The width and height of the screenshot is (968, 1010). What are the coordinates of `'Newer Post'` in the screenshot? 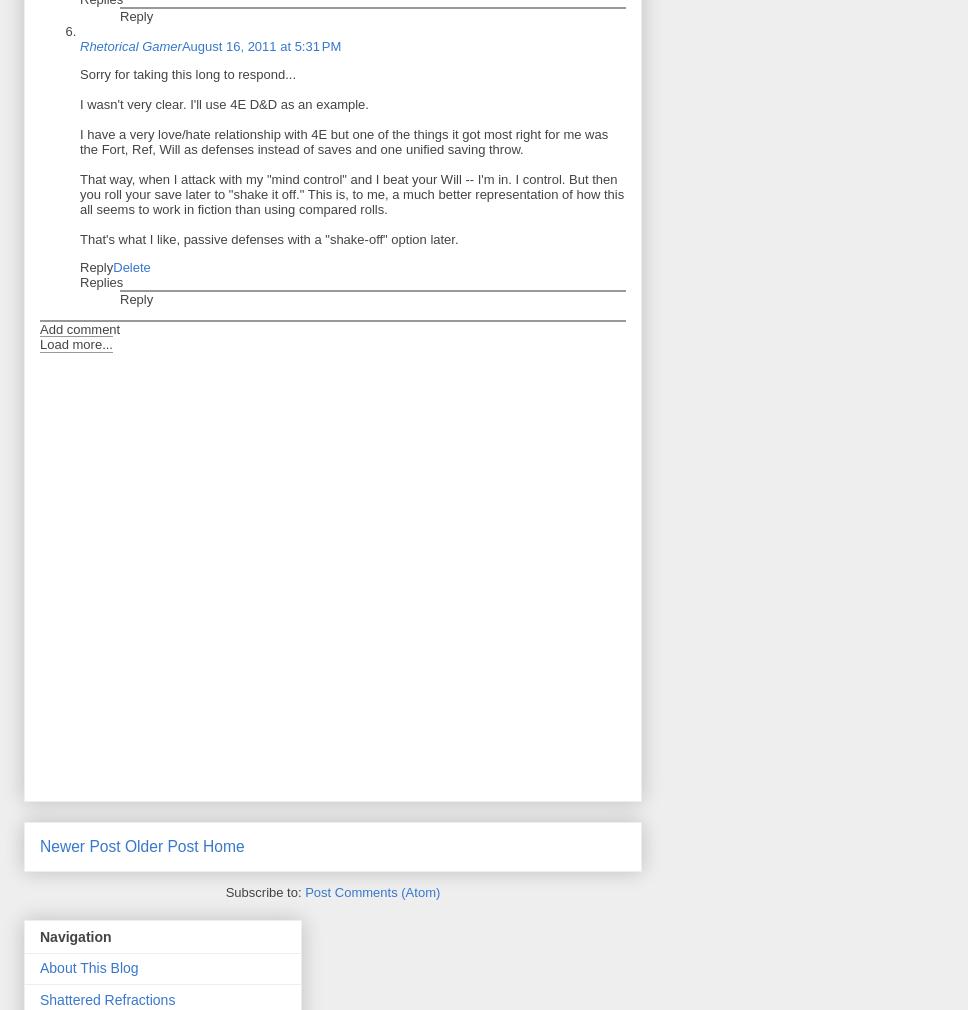 It's located at (39, 845).